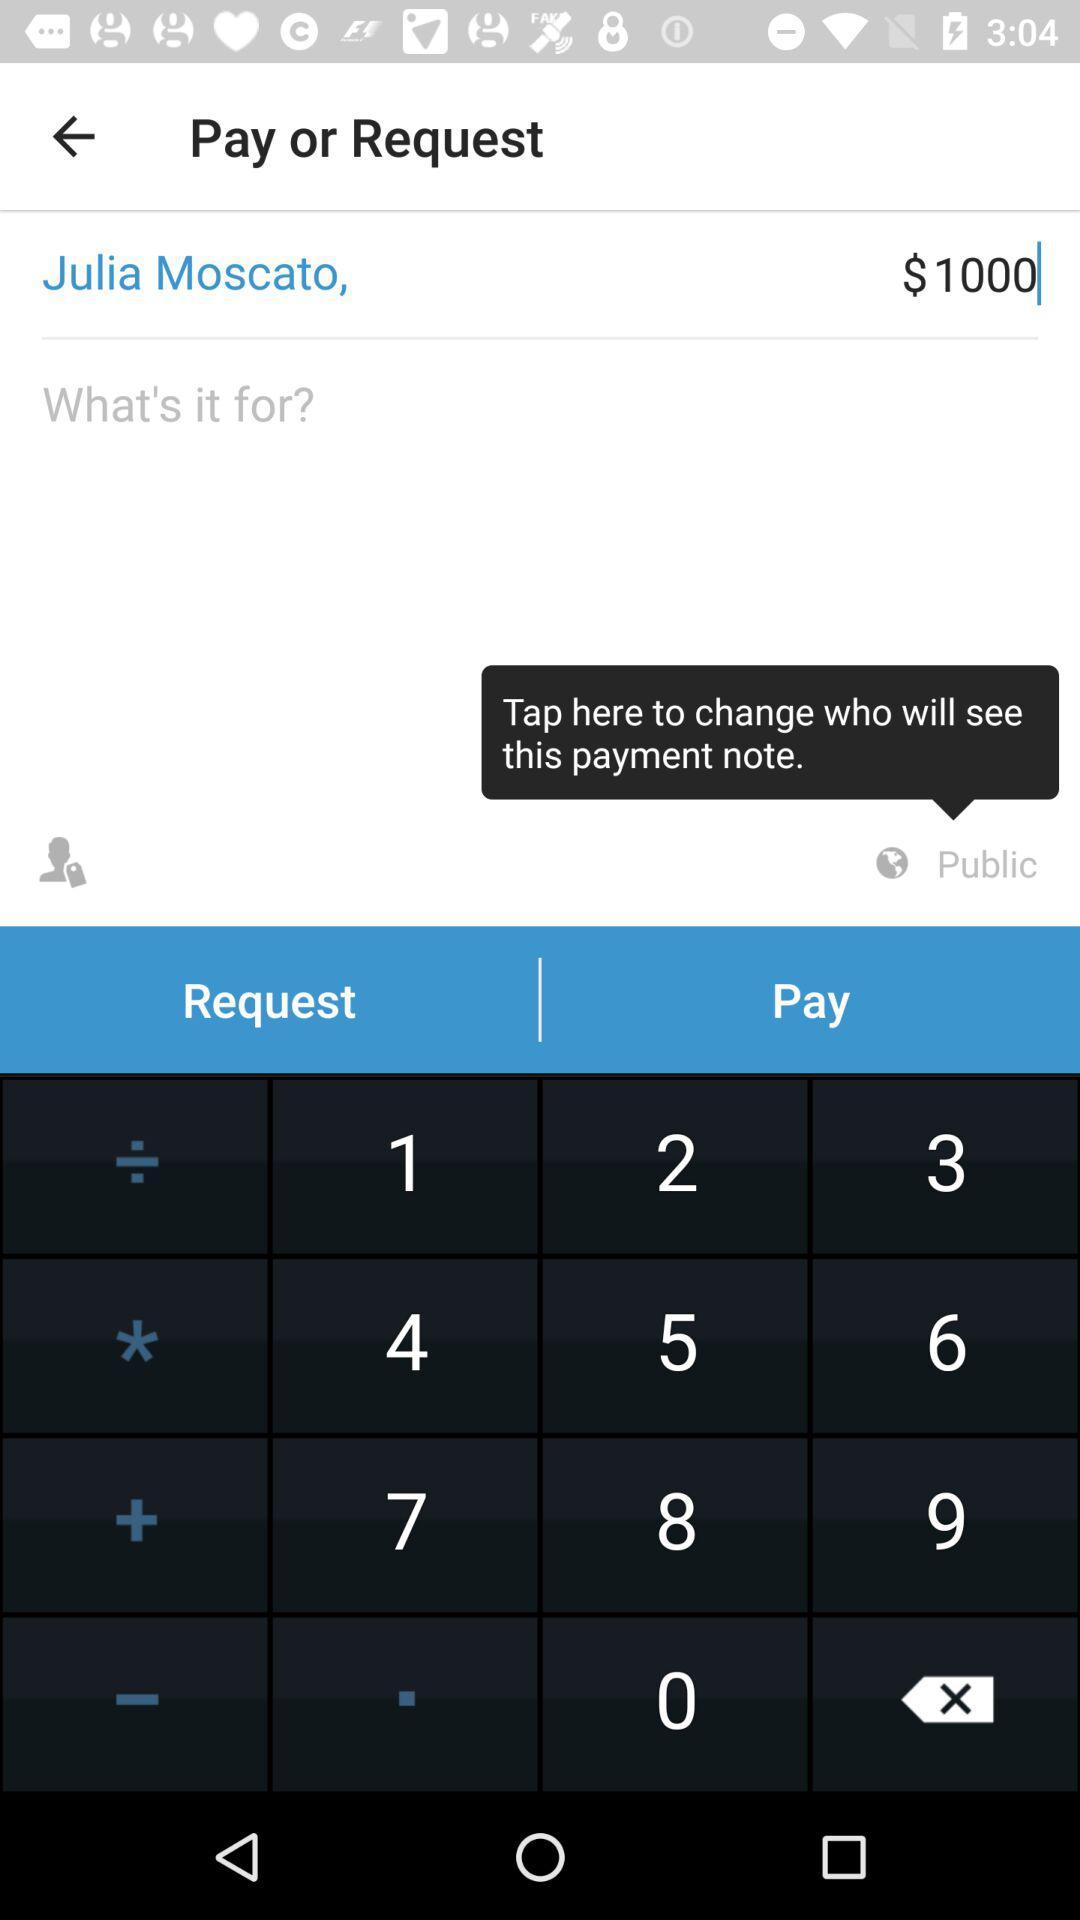 The image size is (1080, 1920). I want to click on item next to the request item, so click(952, 863).